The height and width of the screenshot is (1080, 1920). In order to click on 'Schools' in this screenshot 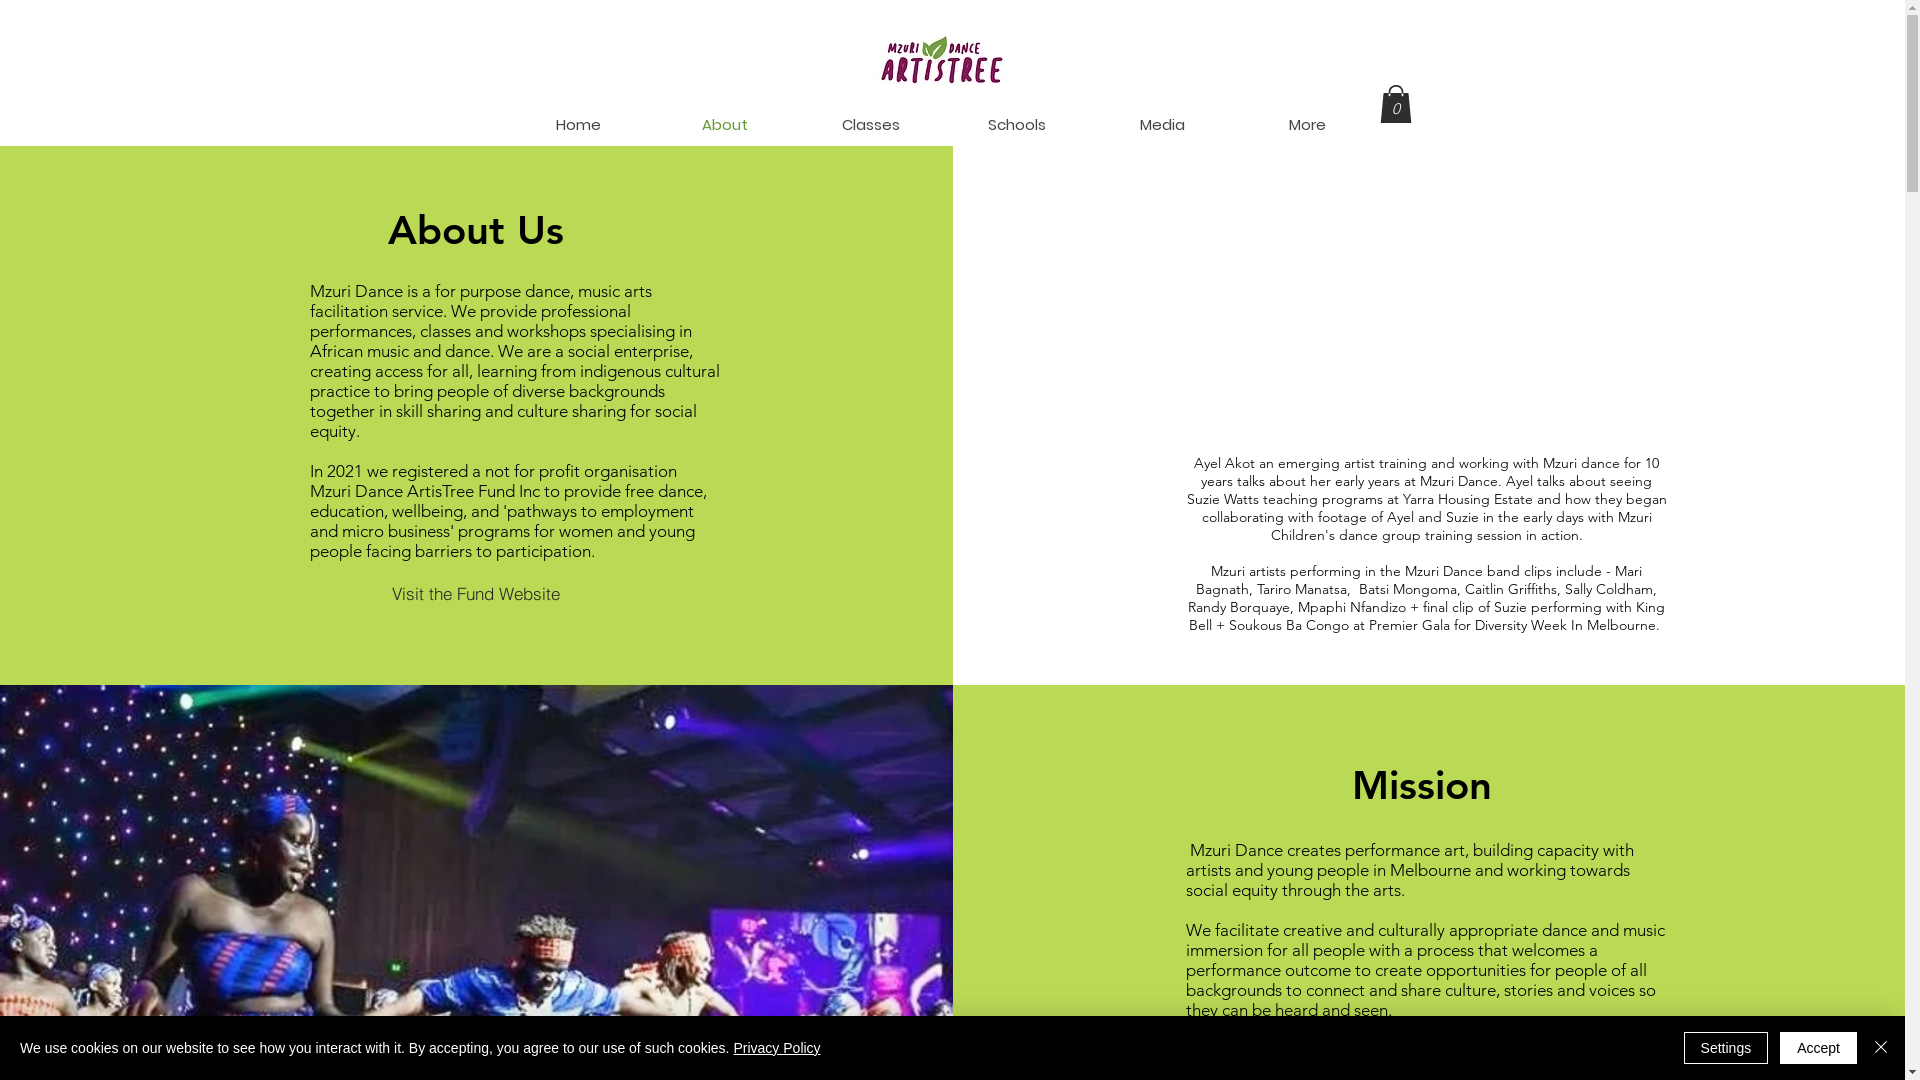, I will do `click(1017, 124)`.